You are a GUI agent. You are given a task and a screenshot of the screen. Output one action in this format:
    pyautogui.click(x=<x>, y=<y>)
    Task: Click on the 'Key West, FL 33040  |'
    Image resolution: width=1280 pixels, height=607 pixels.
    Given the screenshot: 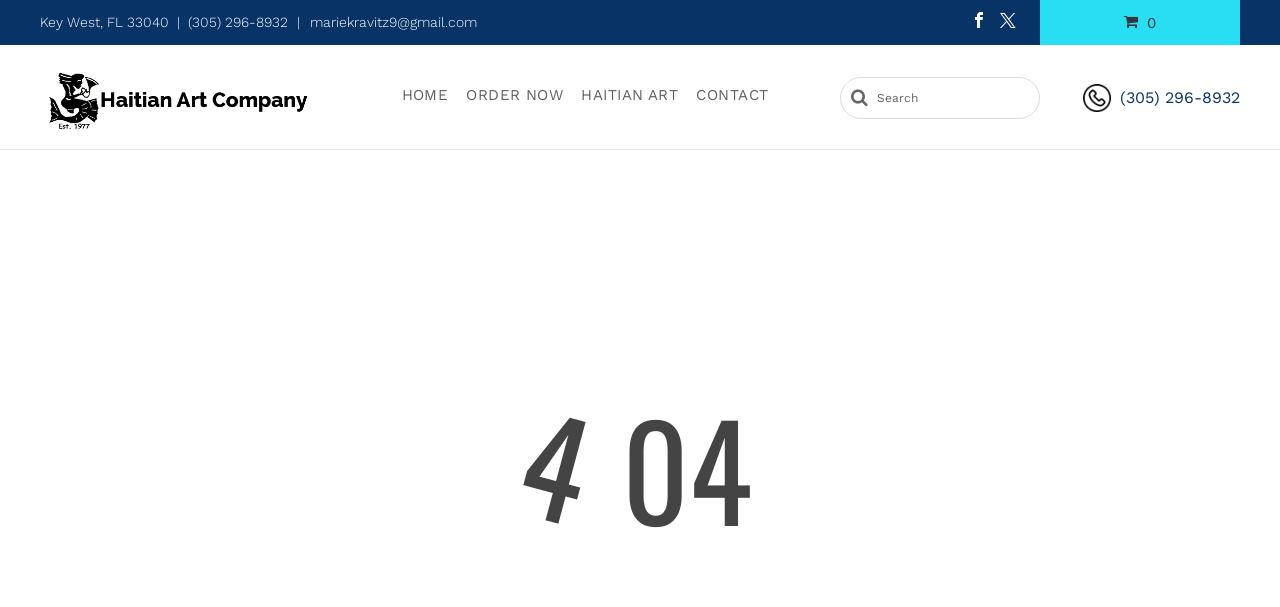 What is the action you would take?
    pyautogui.click(x=113, y=21)
    